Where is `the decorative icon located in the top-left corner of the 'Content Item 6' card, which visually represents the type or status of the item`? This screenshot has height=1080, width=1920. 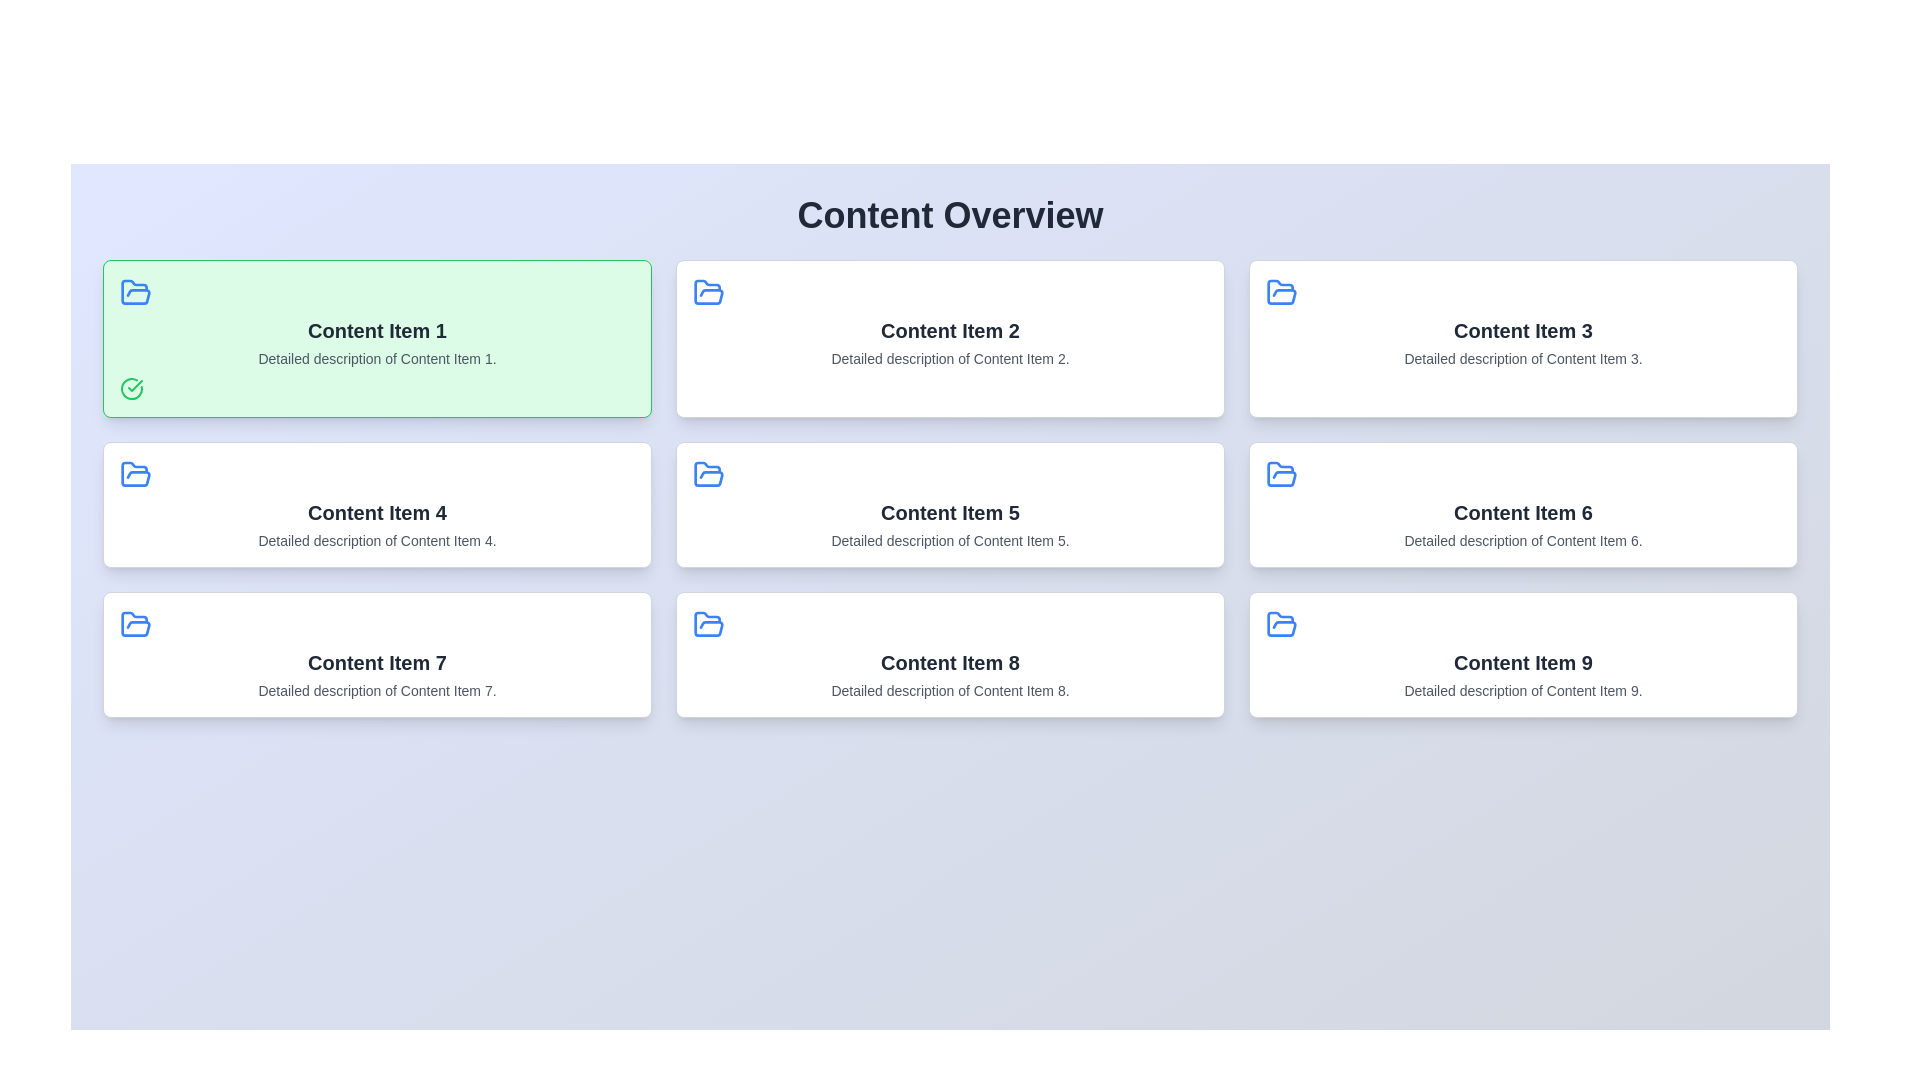 the decorative icon located in the top-left corner of the 'Content Item 6' card, which visually represents the type or status of the item is located at coordinates (1281, 474).